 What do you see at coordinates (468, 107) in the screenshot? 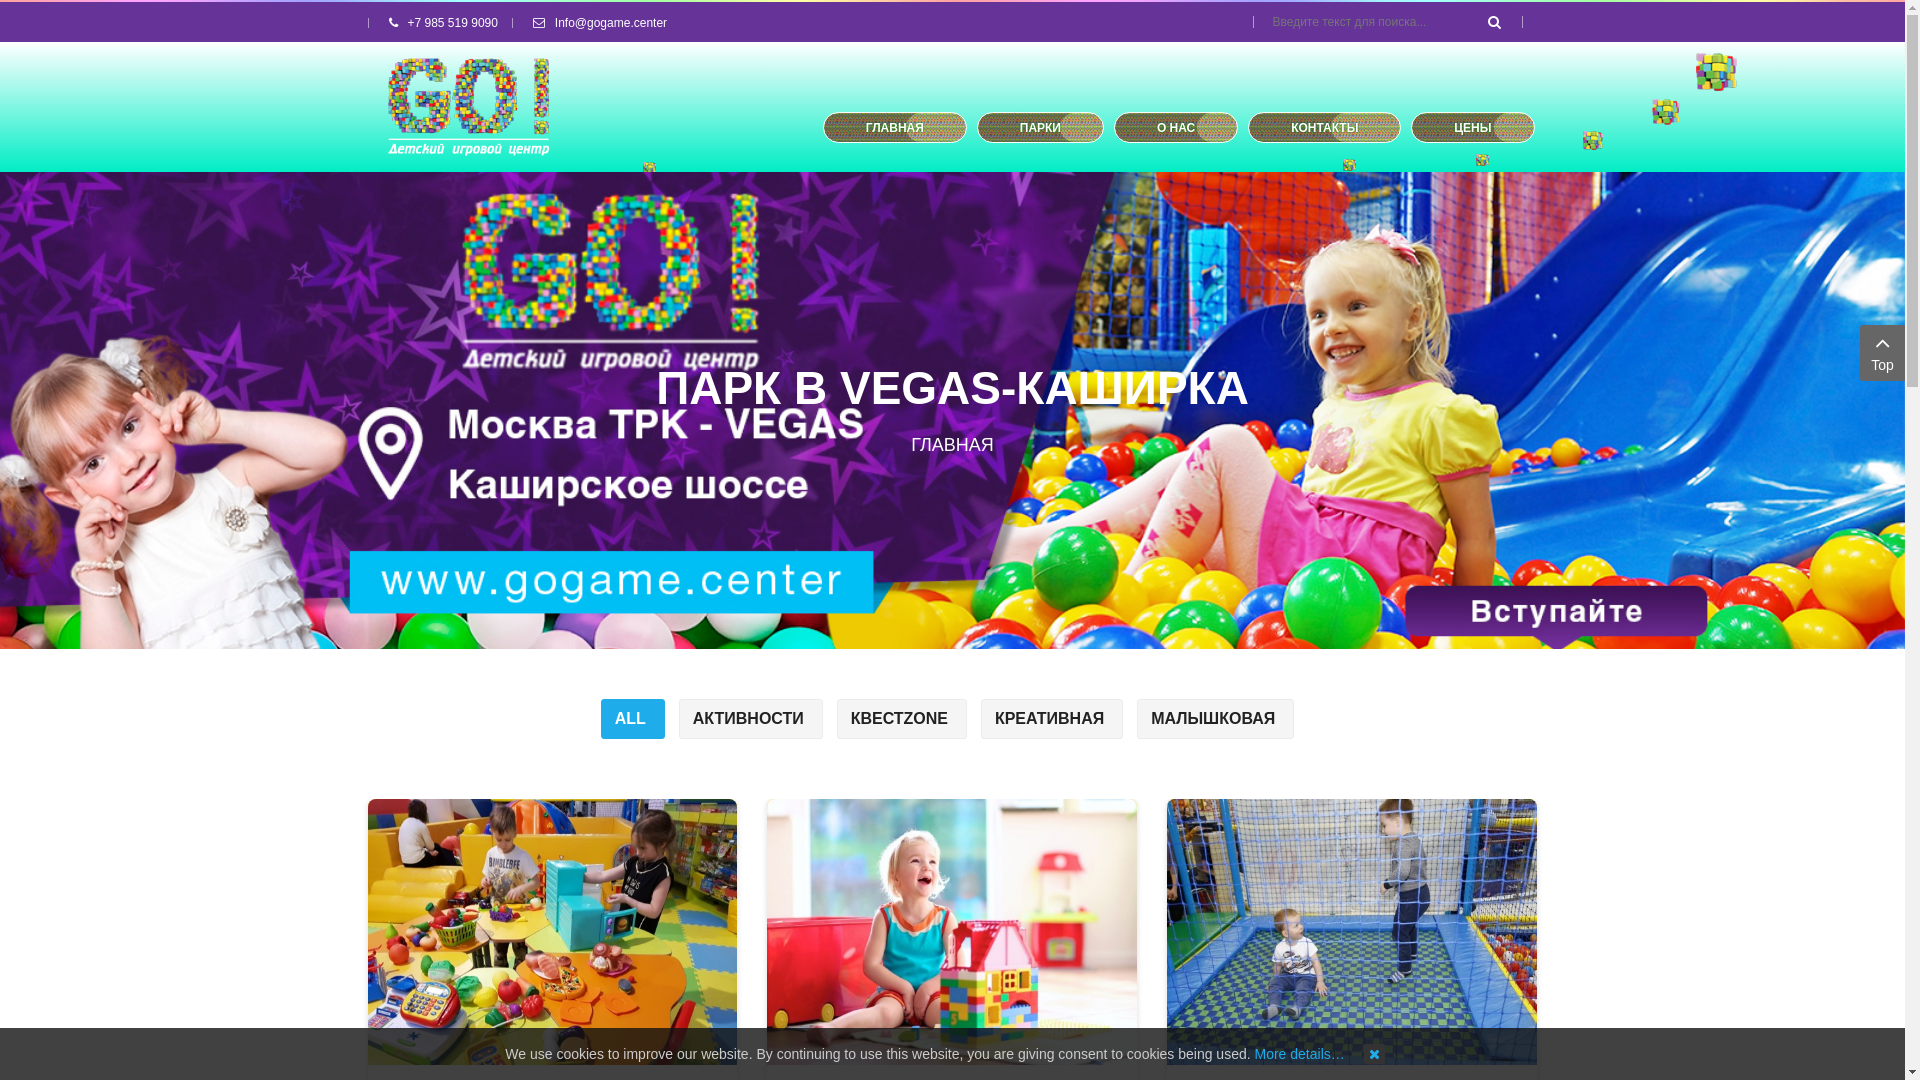
I see `'GOgame'` at bounding box center [468, 107].